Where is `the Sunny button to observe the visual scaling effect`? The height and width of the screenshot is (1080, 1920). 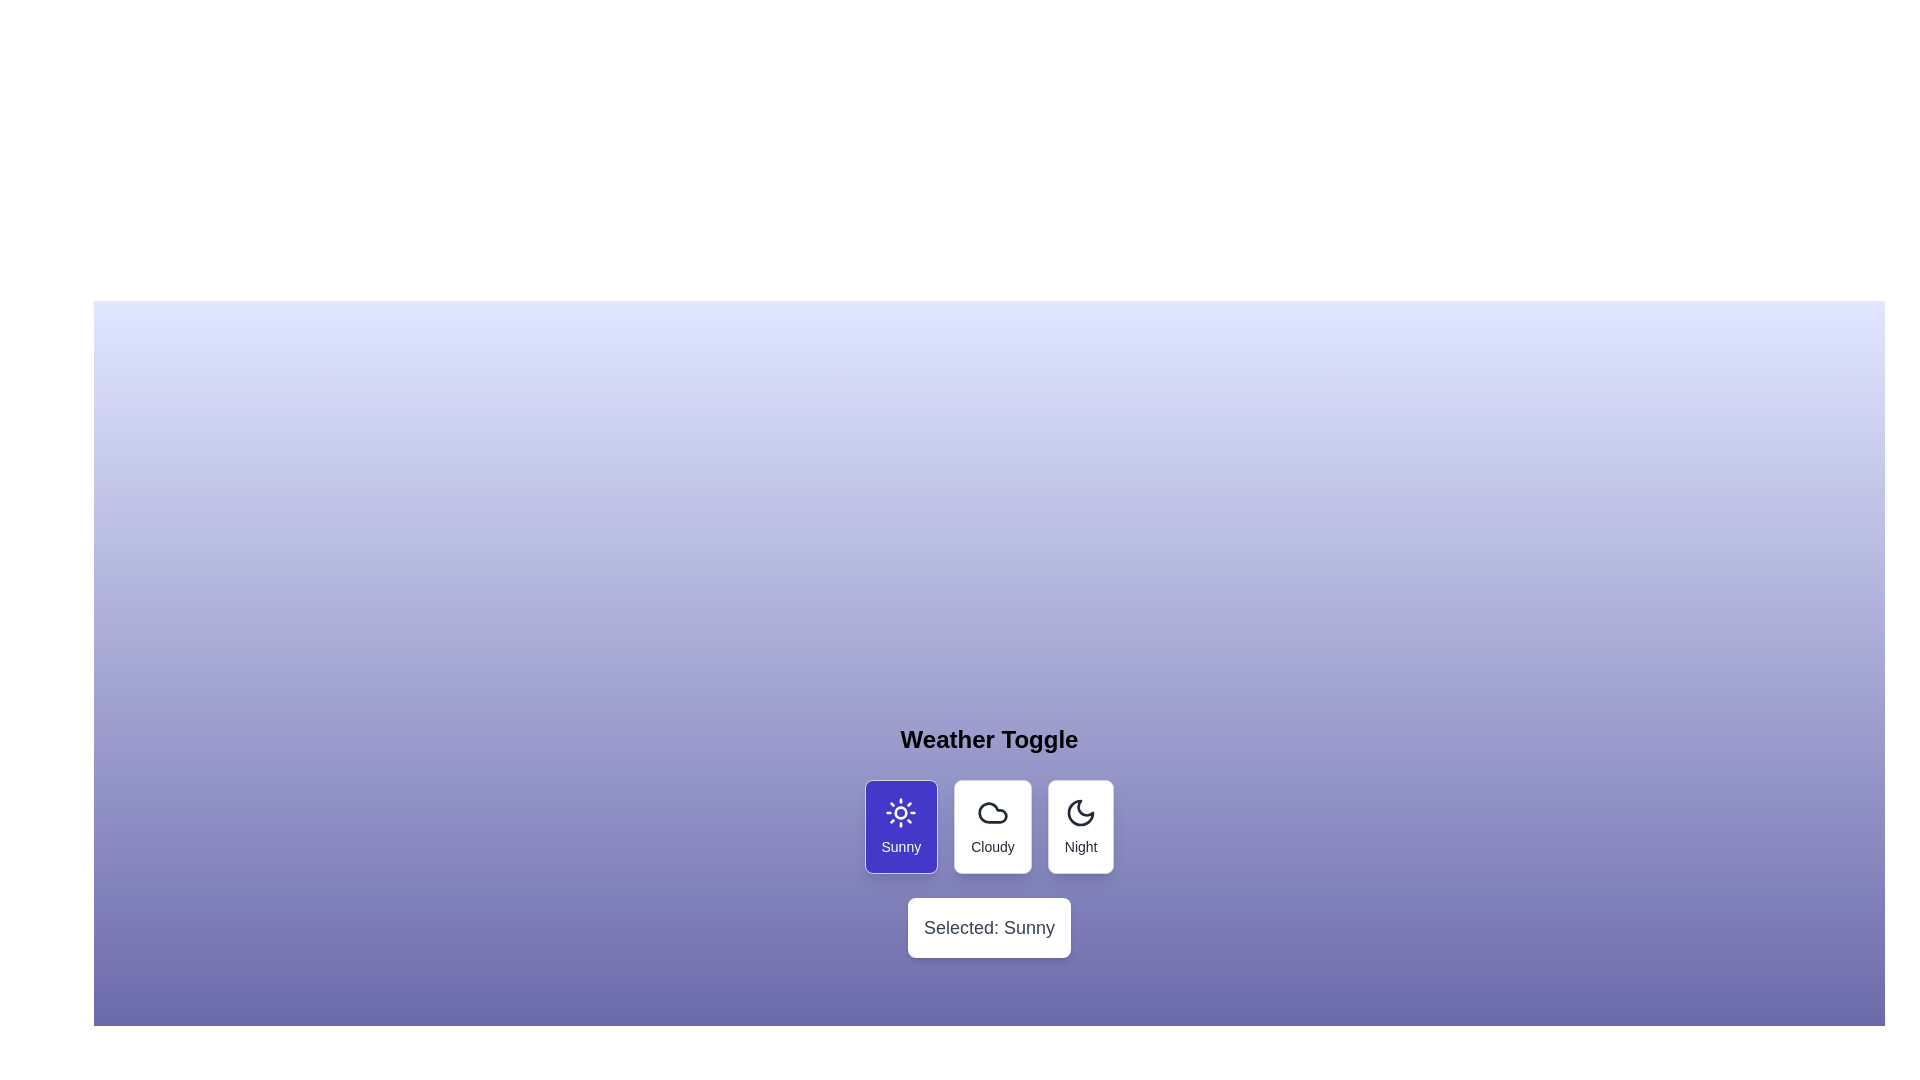 the Sunny button to observe the visual scaling effect is located at coordinates (900, 826).